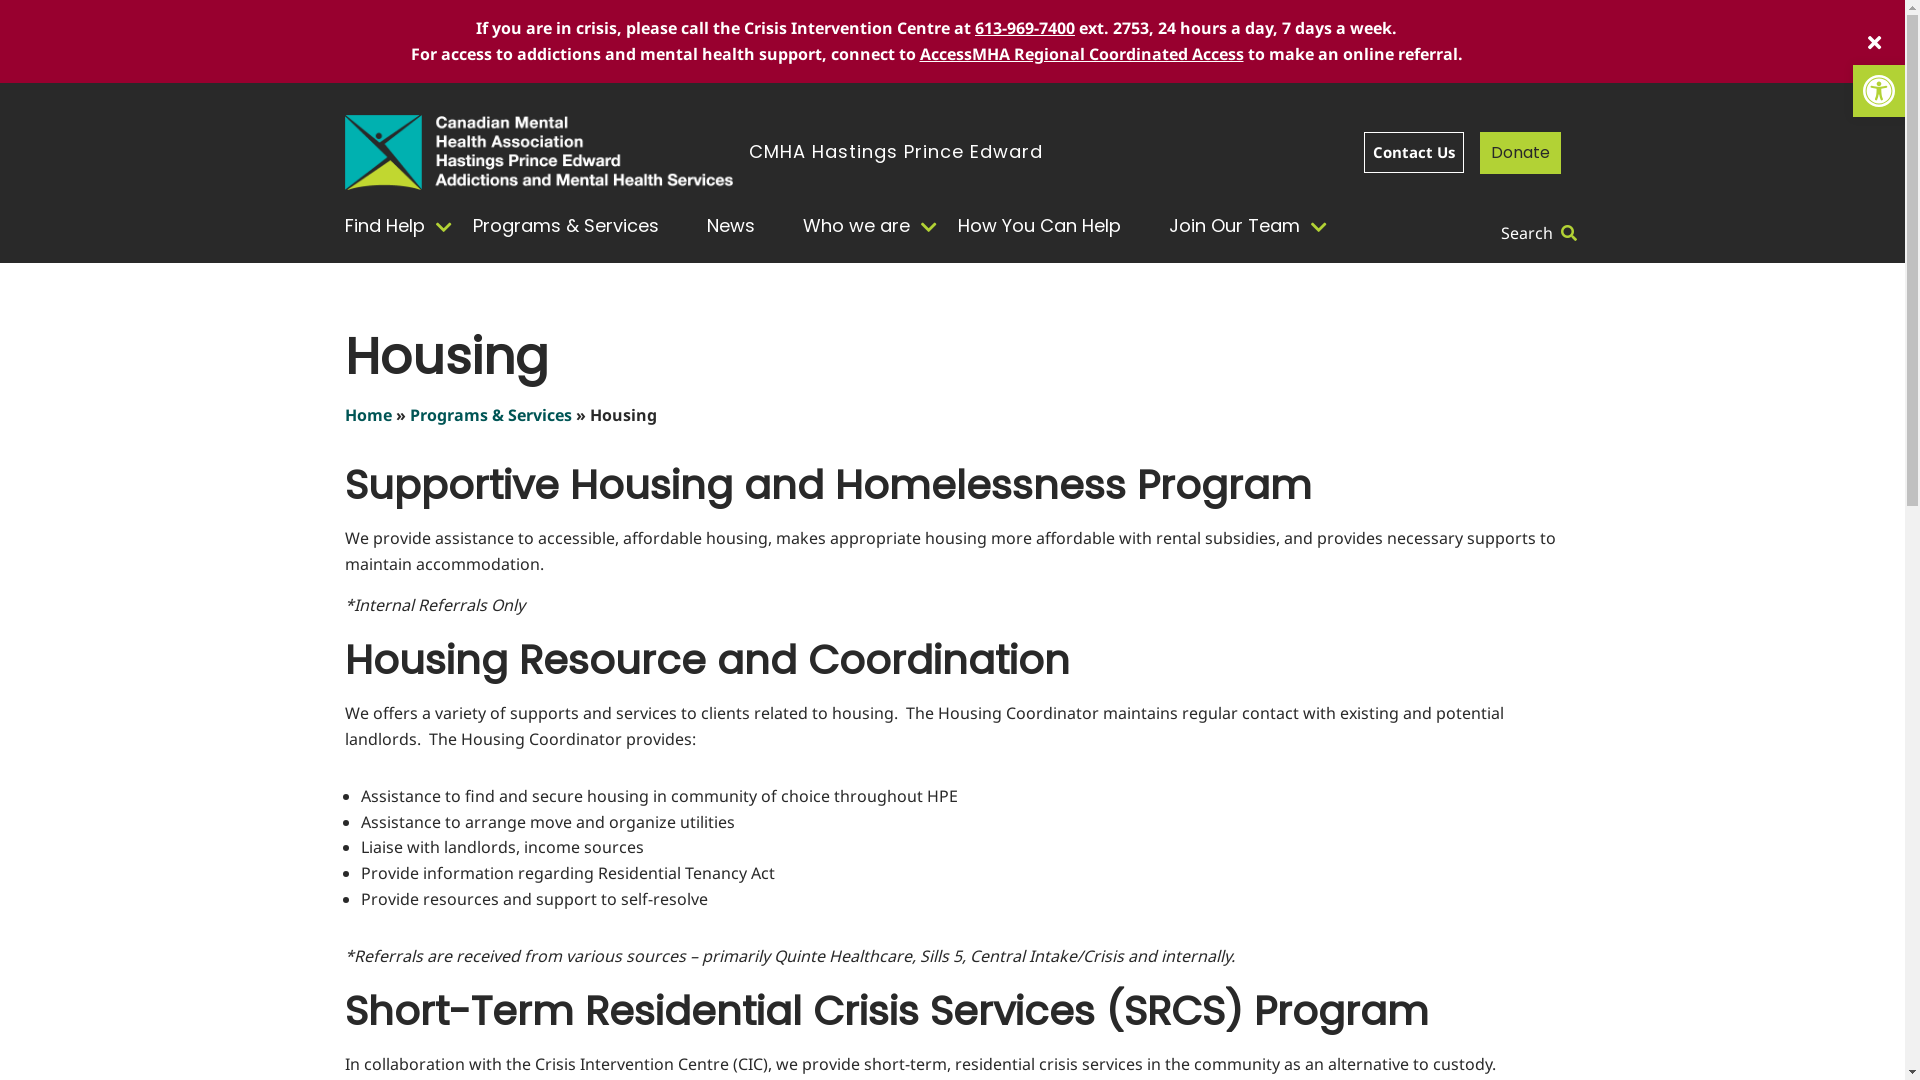 The height and width of the screenshot is (1080, 1920). What do you see at coordinates (367, 414) in the screenshot?
I see `'Home'` at bounding box center [367, 414].